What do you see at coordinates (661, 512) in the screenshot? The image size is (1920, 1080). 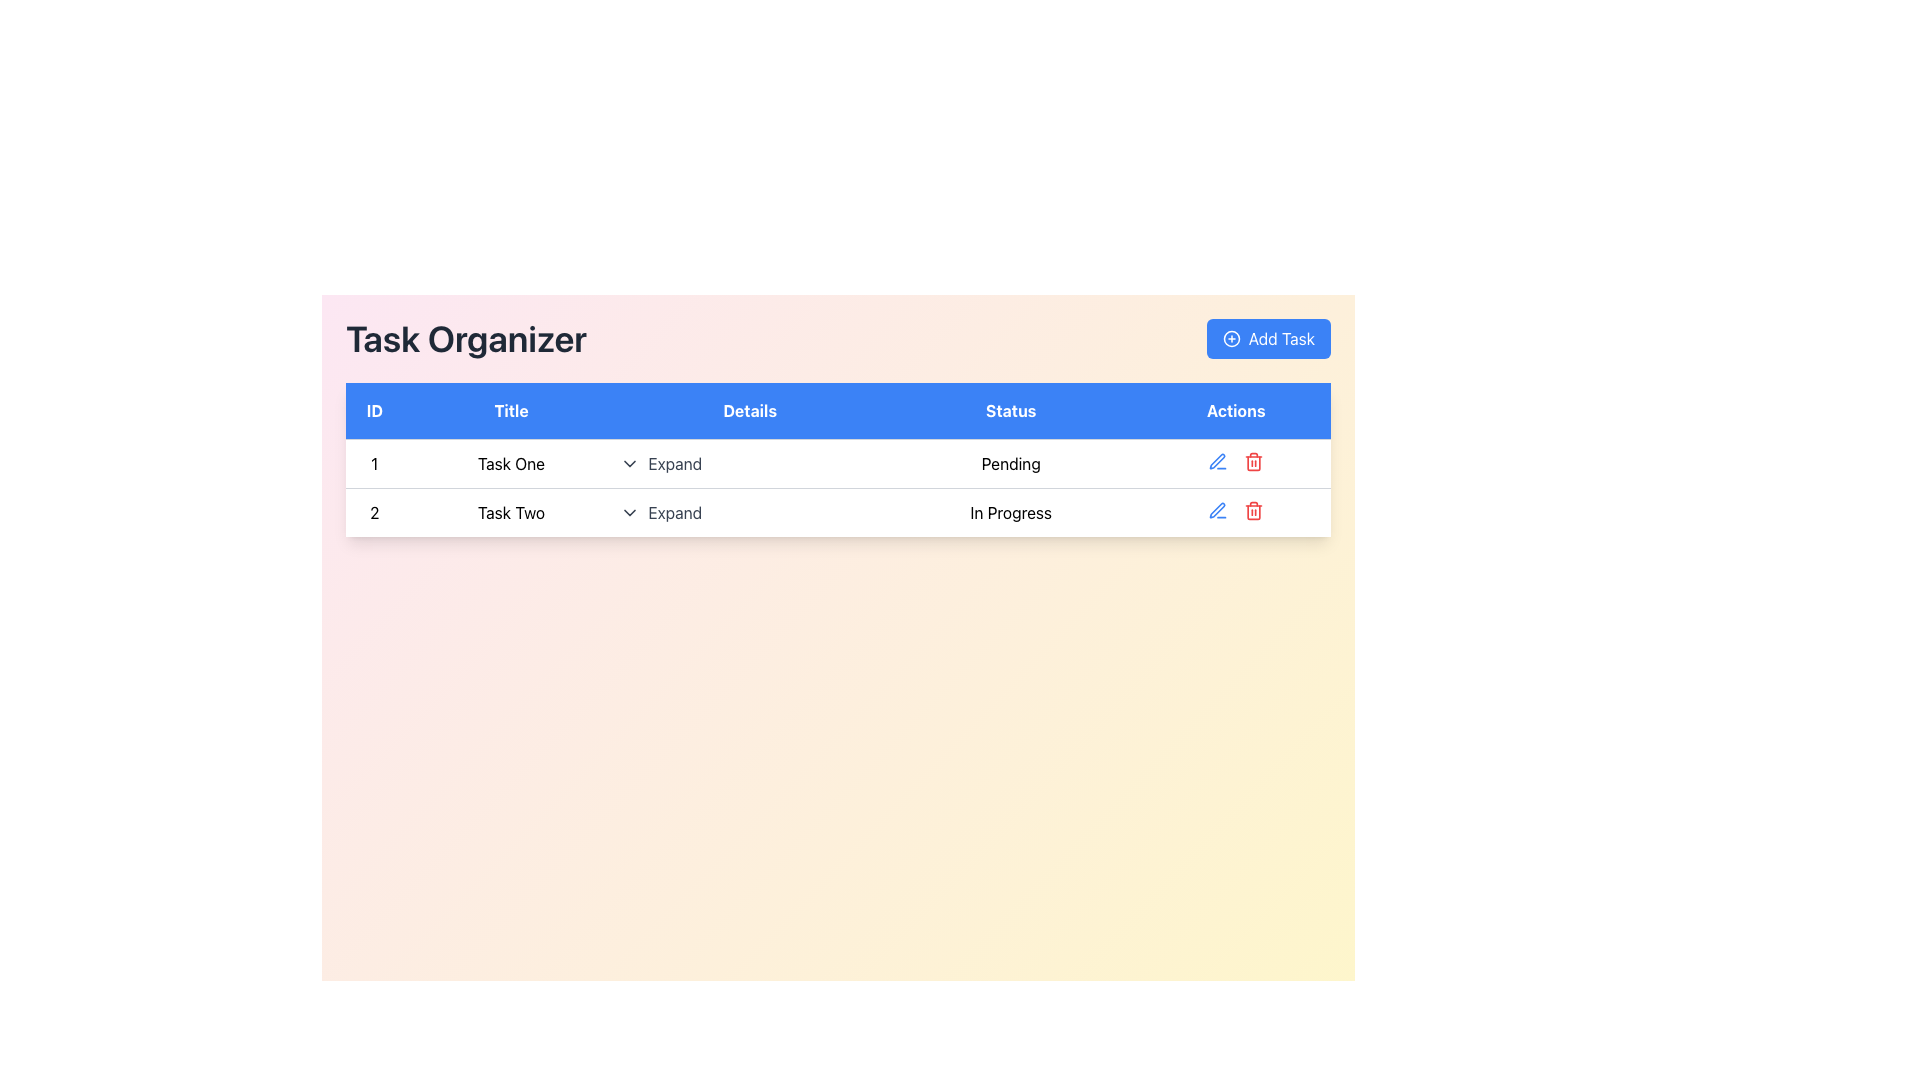 I see `the interactive 'Expand' button in the 'Details' column of the second row for 'Task Two' in the 'Task Organizer' table to activate hover effects` at bounding box center [661, 512].